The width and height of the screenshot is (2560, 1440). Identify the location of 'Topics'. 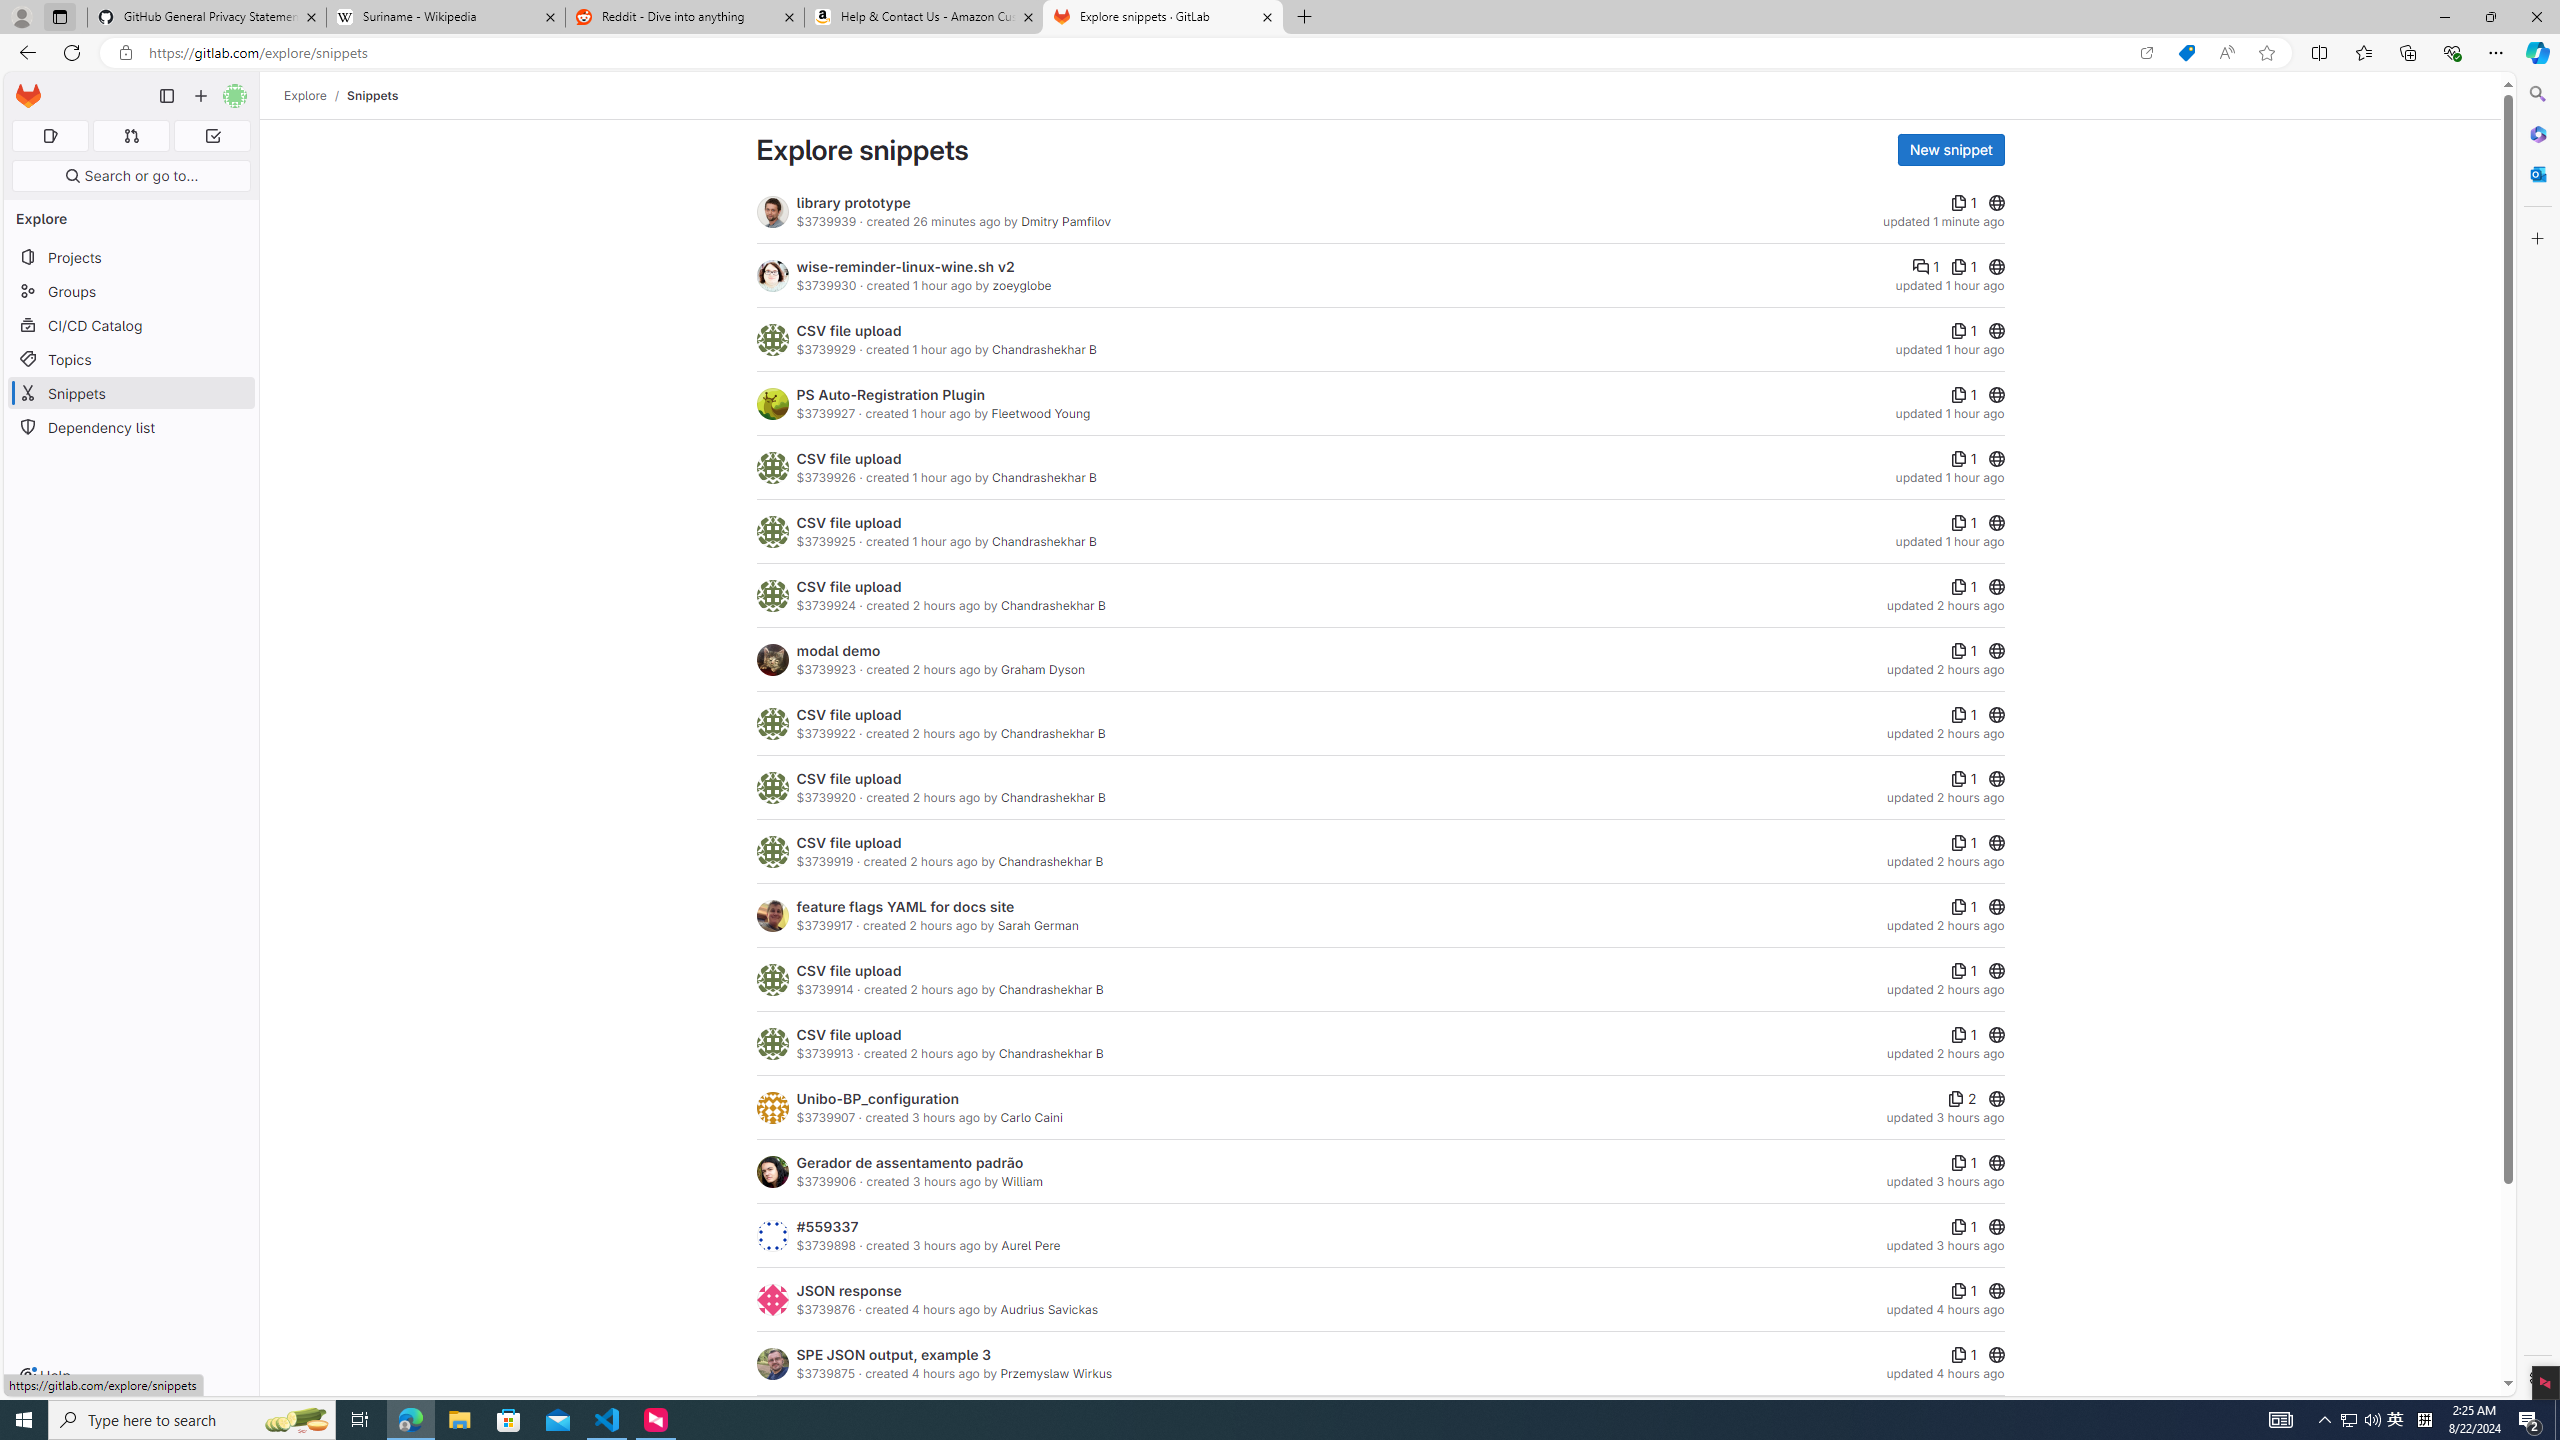
(130, 359).